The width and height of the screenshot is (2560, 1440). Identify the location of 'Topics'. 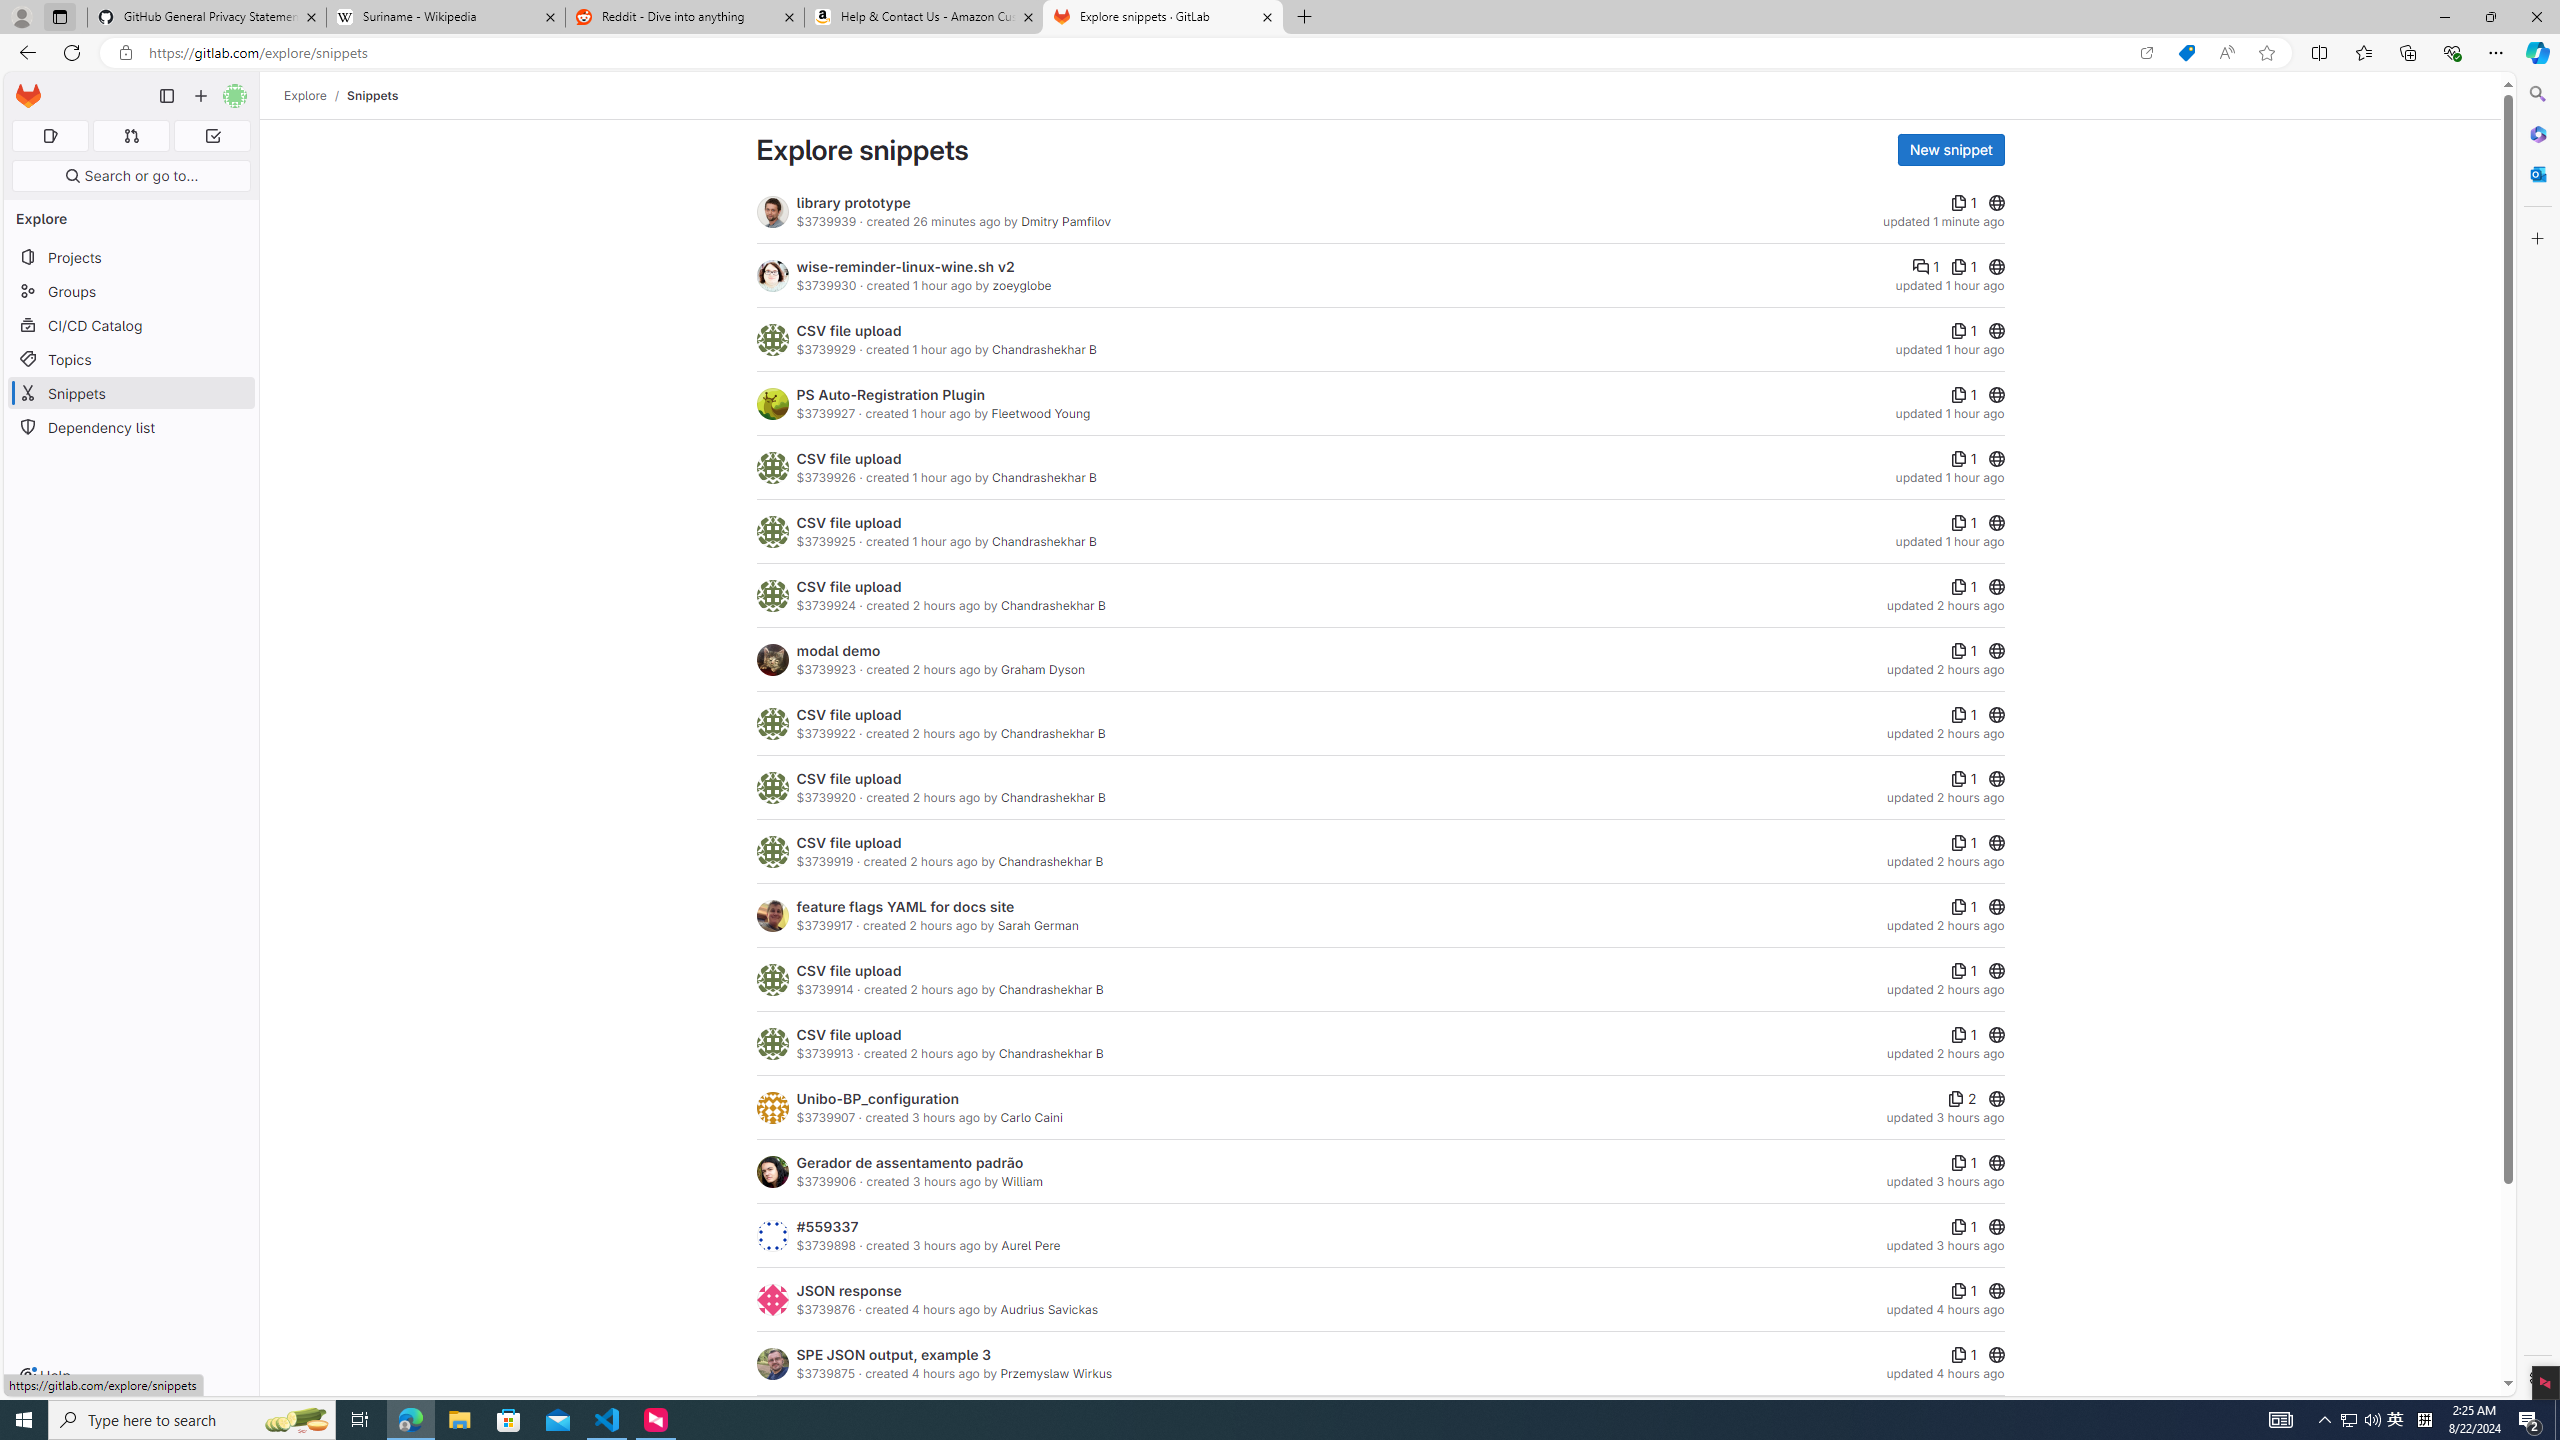
(130, 359).